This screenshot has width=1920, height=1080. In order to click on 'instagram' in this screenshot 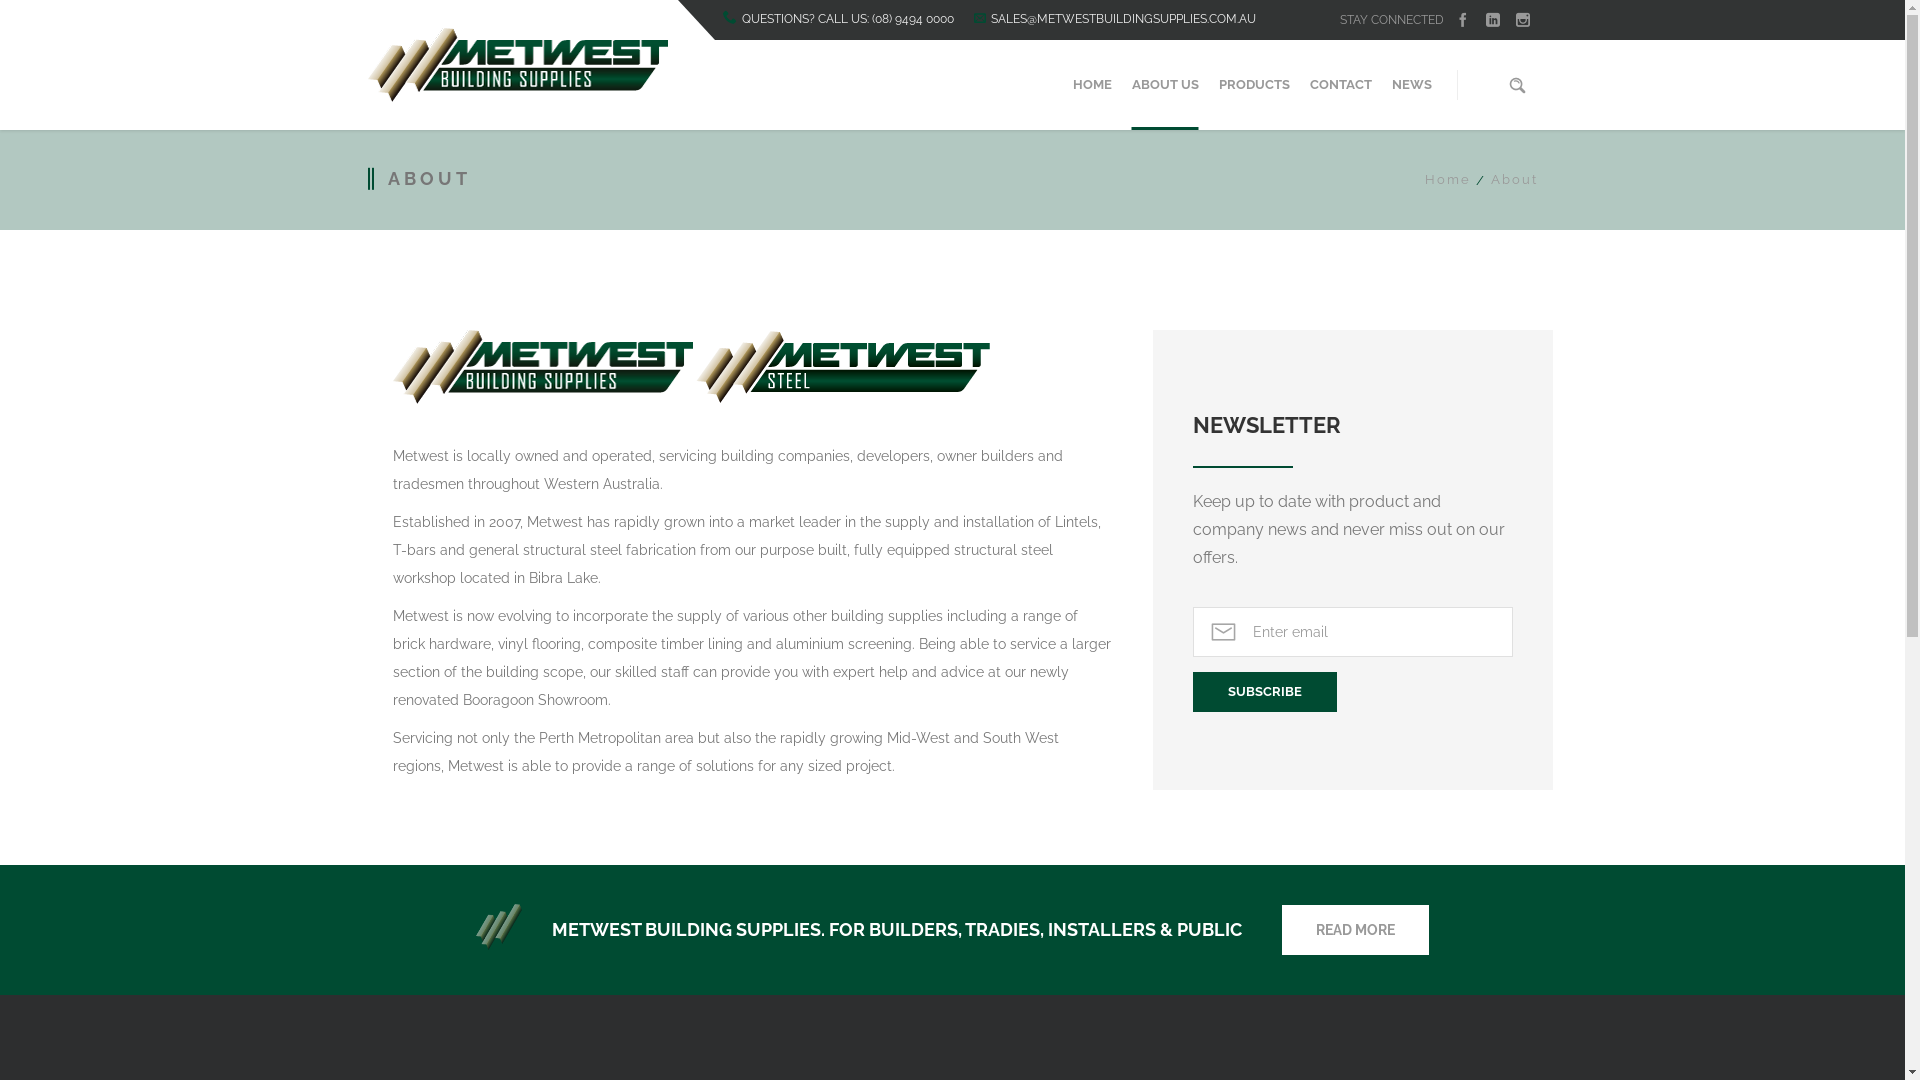, I will do `click(1507, 19)`.